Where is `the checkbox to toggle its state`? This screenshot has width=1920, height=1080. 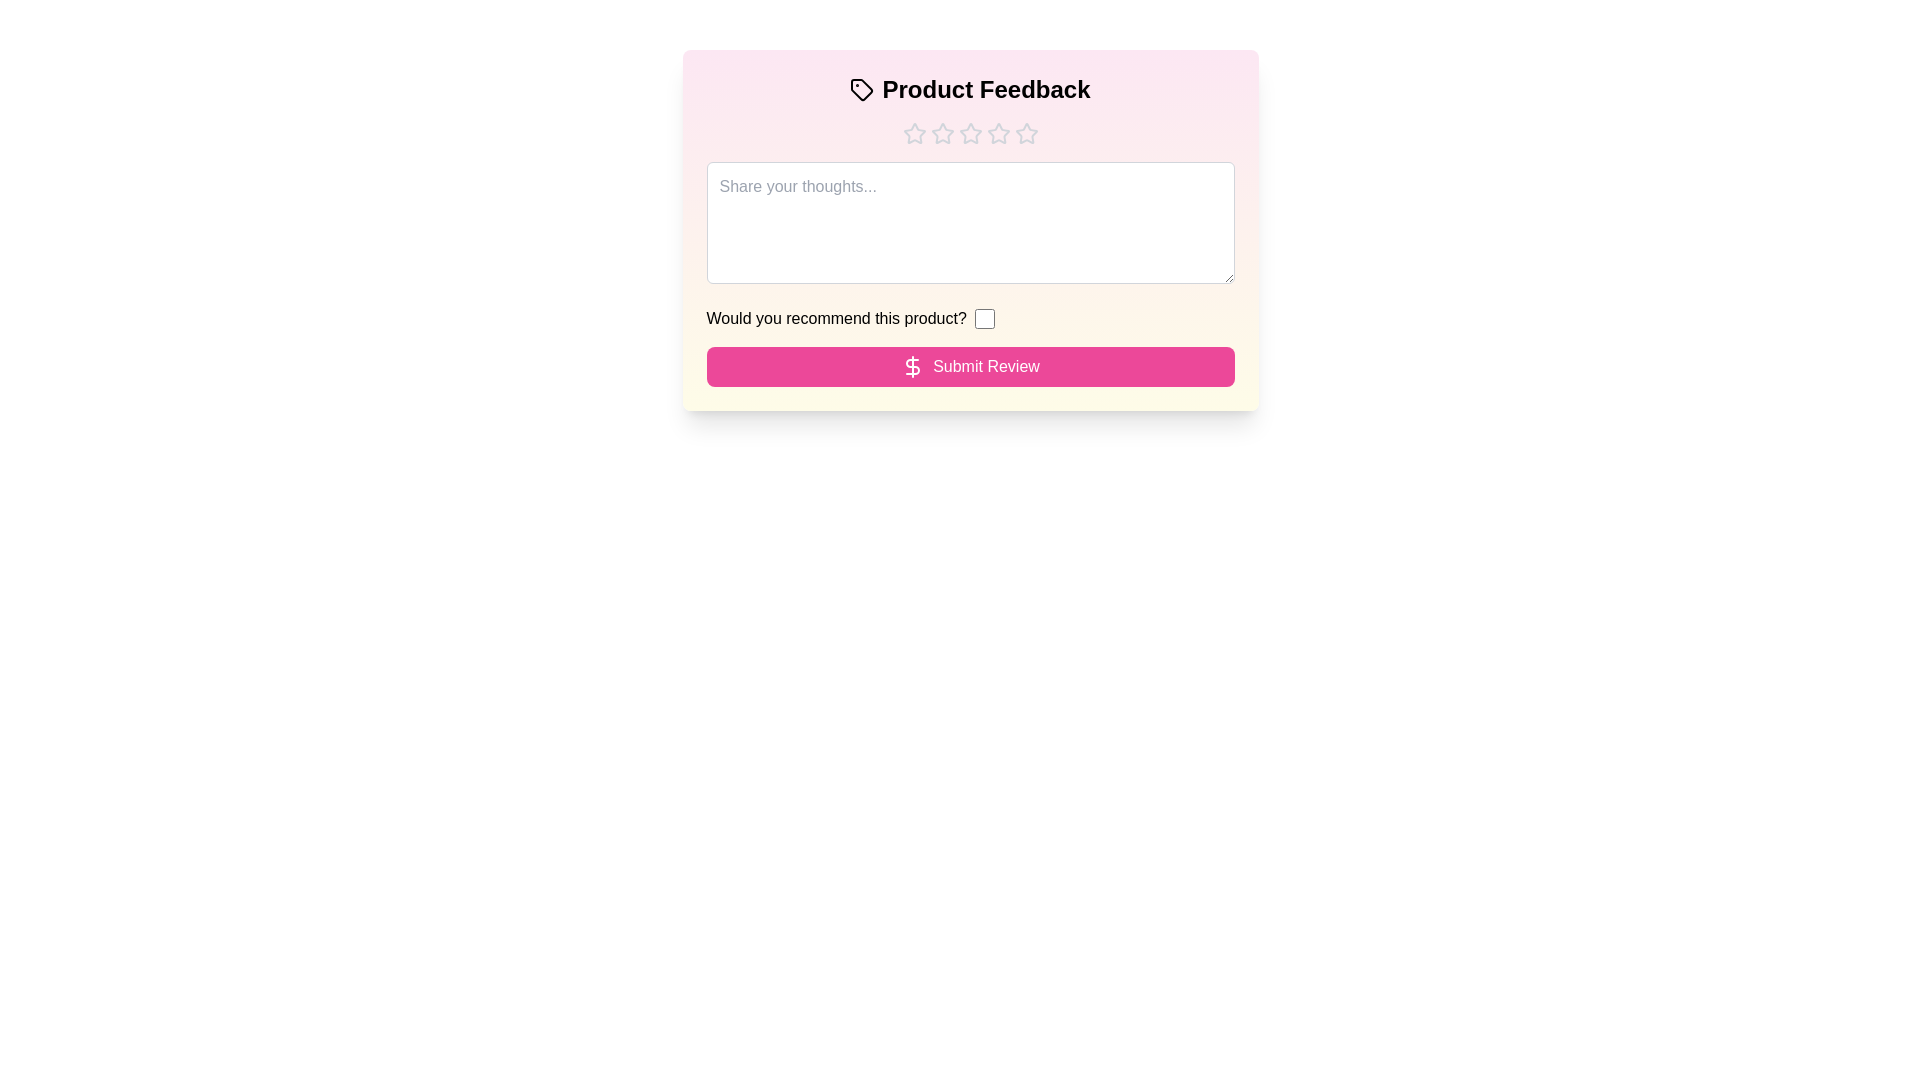 the checkbox to toggle its state is located at coordinates (984, 318).